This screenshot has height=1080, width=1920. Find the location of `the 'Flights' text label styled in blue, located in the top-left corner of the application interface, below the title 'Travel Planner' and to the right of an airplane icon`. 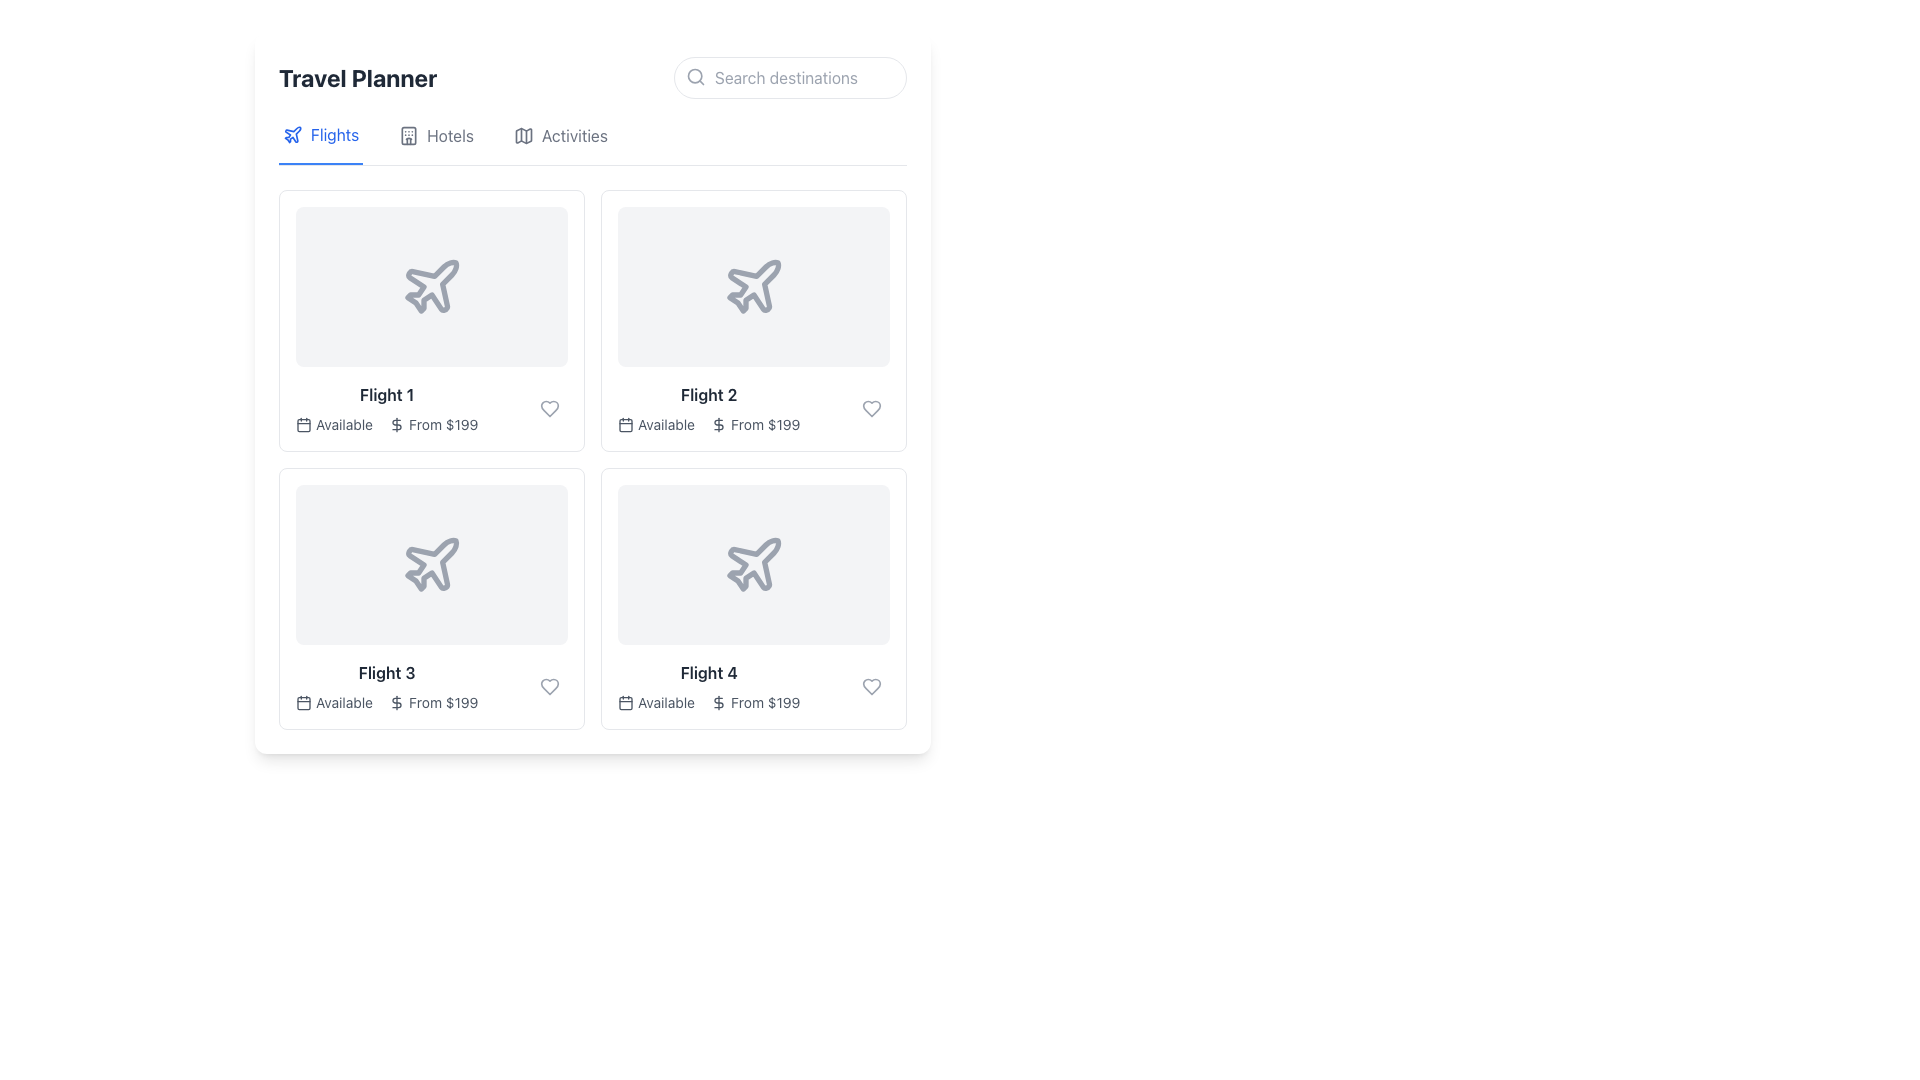

the 'Flights' text label styled in blue, located in the top-left corner of the application interface, below the title 'Travel Planner' and to the right of an airplane icon is located at coordinates (335, 135).